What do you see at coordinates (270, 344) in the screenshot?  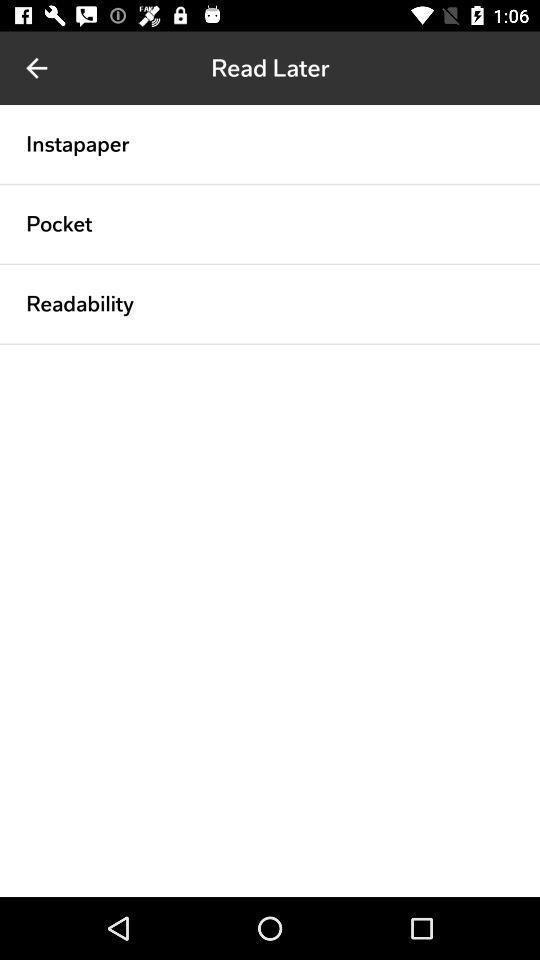 I see `item at the center` at bounding box center [270, 344].